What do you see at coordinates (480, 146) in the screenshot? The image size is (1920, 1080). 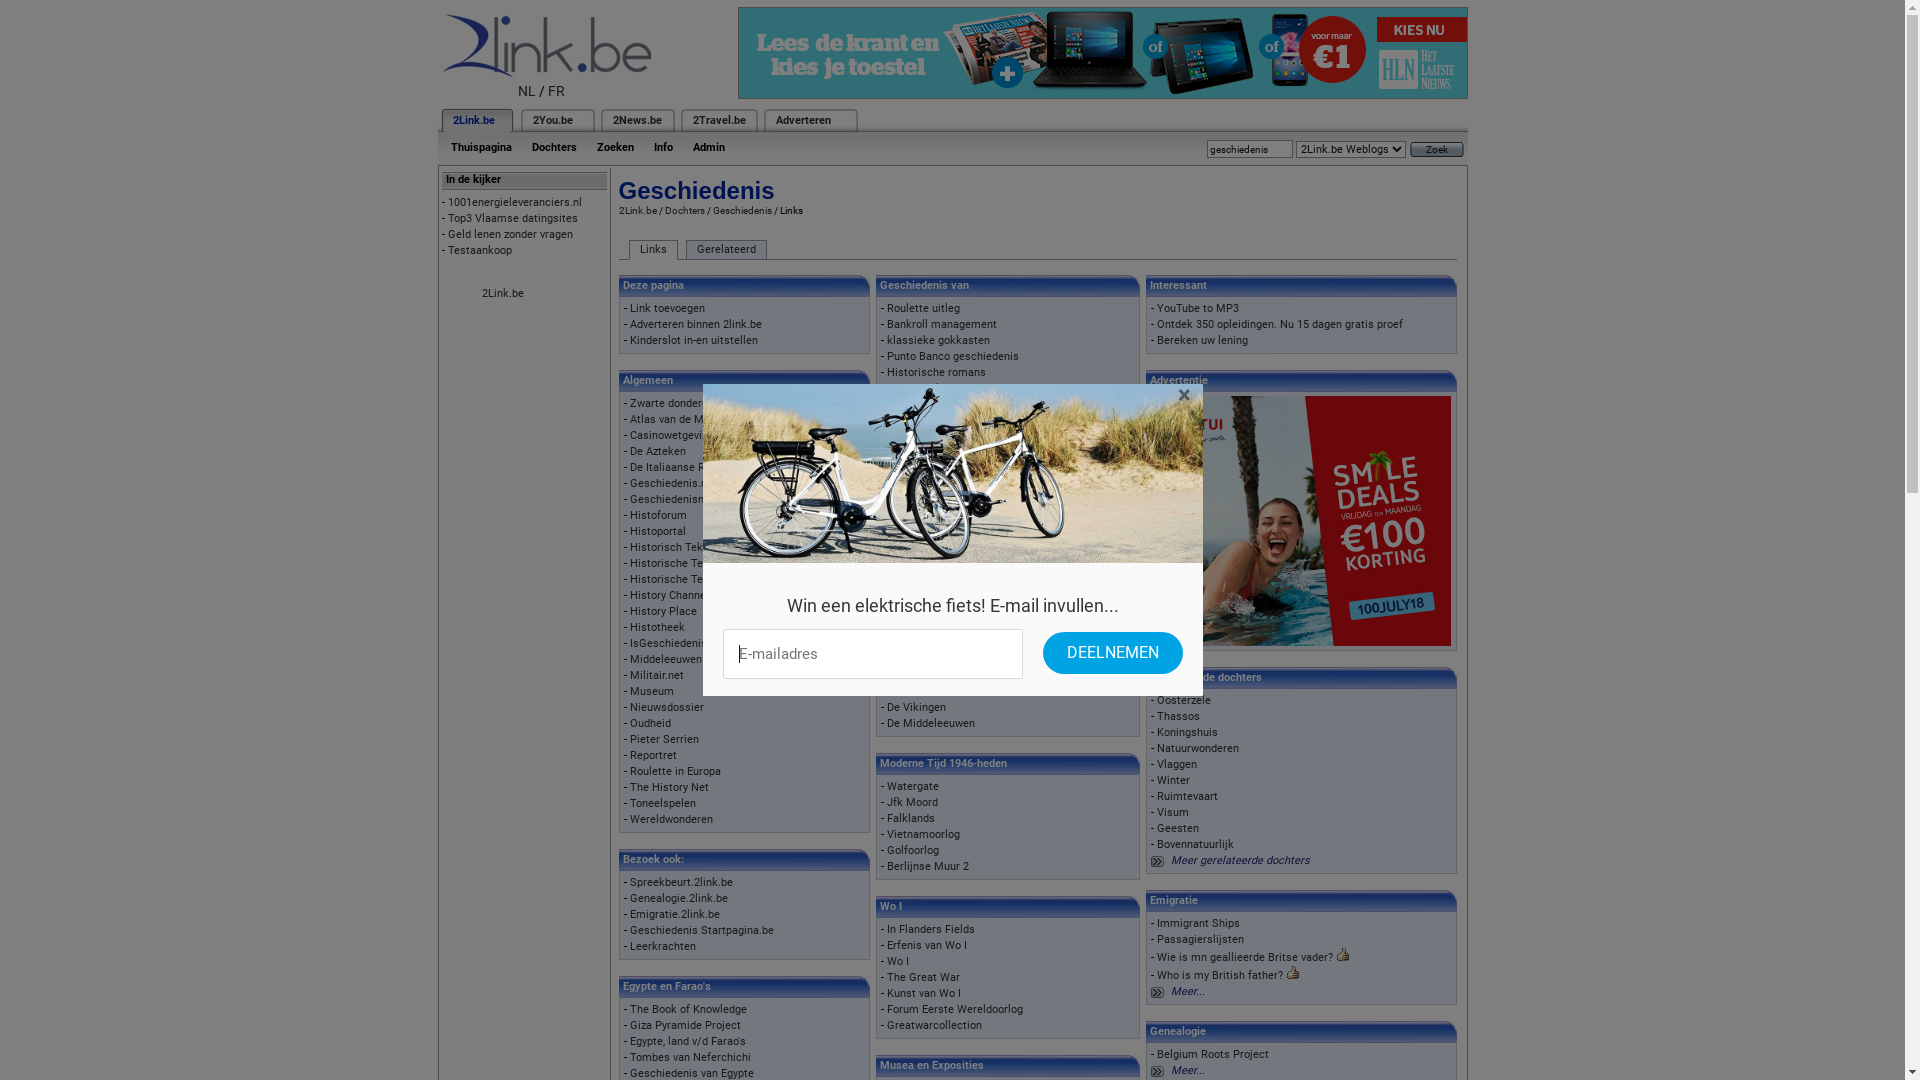 I see `'Thuispagina'` at bounding box center [480, 146].